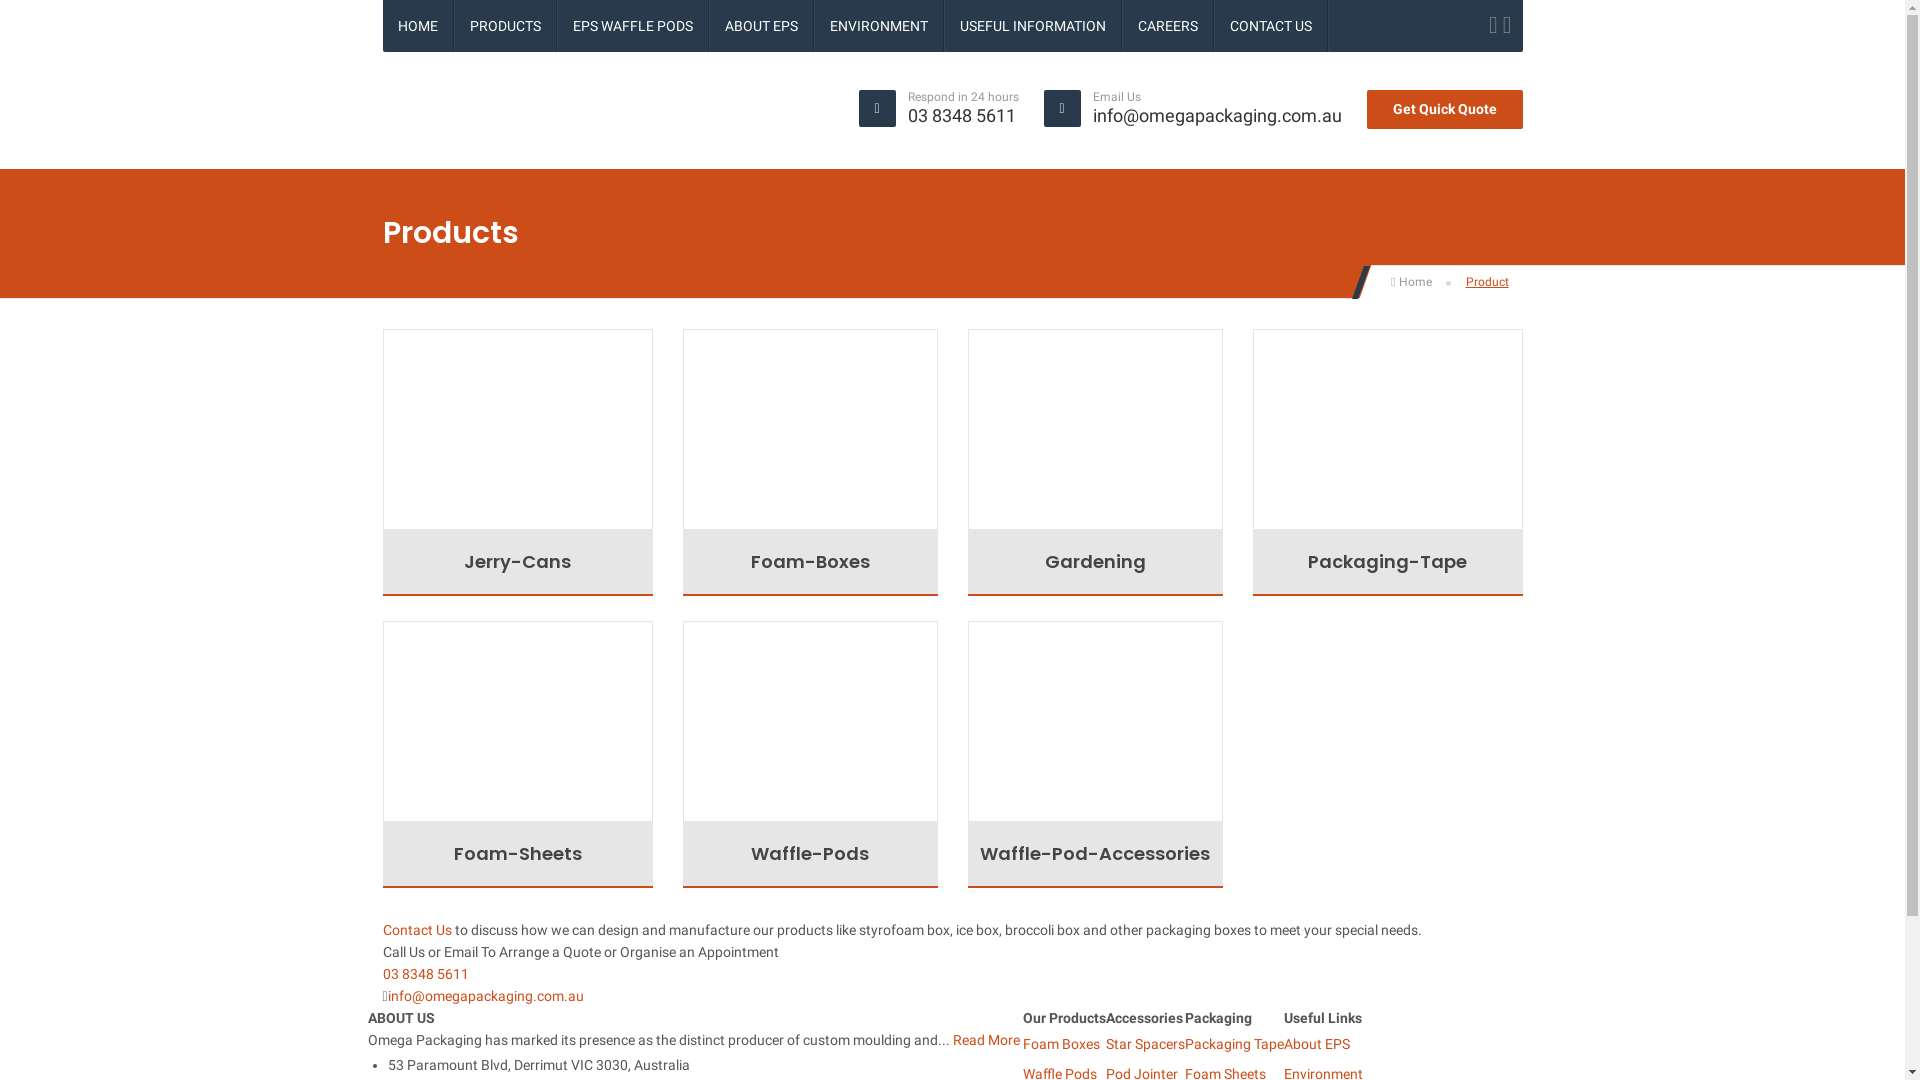 The height and width of the screenshot is (1080, 1920). Describe the element at coordinates (632, 26) in the screenshot. I see `'EPS WAFFLE PODS'` at that location.